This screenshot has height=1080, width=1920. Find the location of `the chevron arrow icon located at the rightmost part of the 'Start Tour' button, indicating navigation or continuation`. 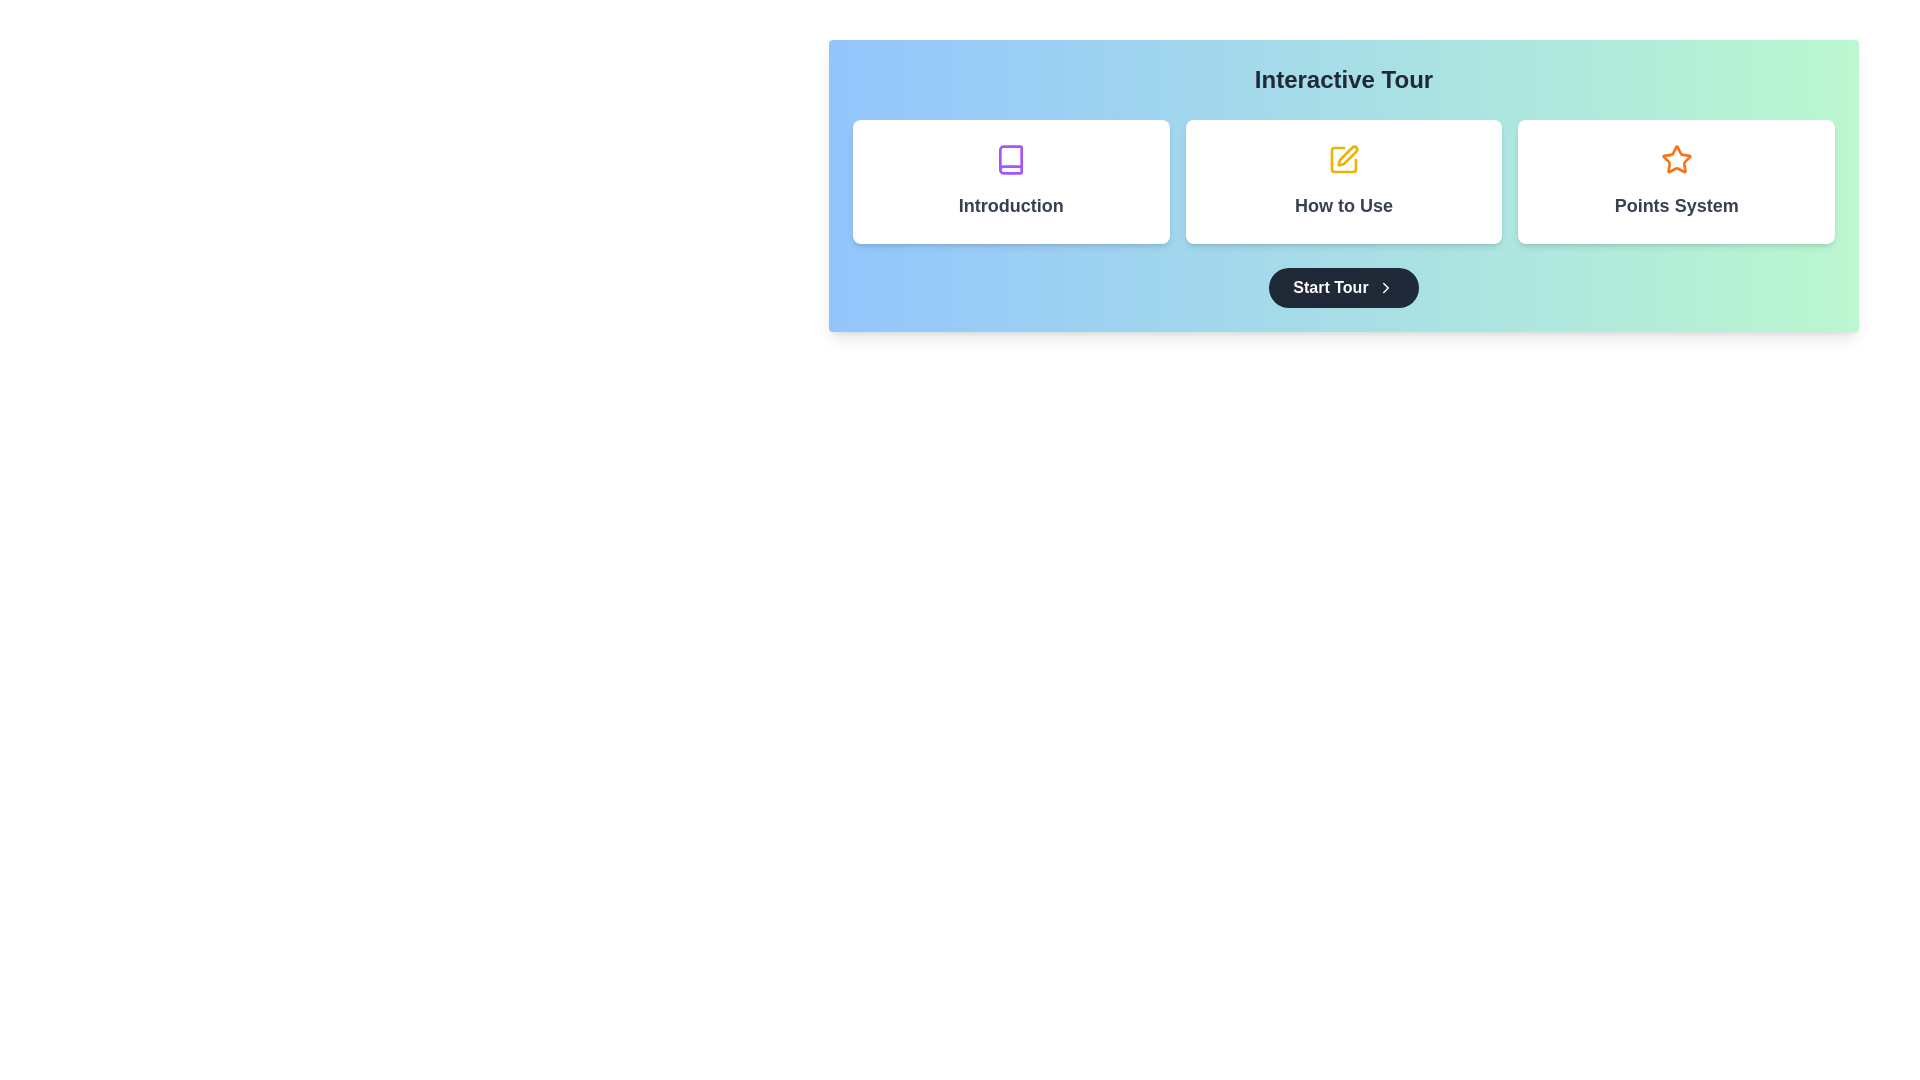

the chevron arrow icon located at the rightmost part of the 'Start Tour' button, indicating navigation or continuation is located at coordinates (1384, 288).